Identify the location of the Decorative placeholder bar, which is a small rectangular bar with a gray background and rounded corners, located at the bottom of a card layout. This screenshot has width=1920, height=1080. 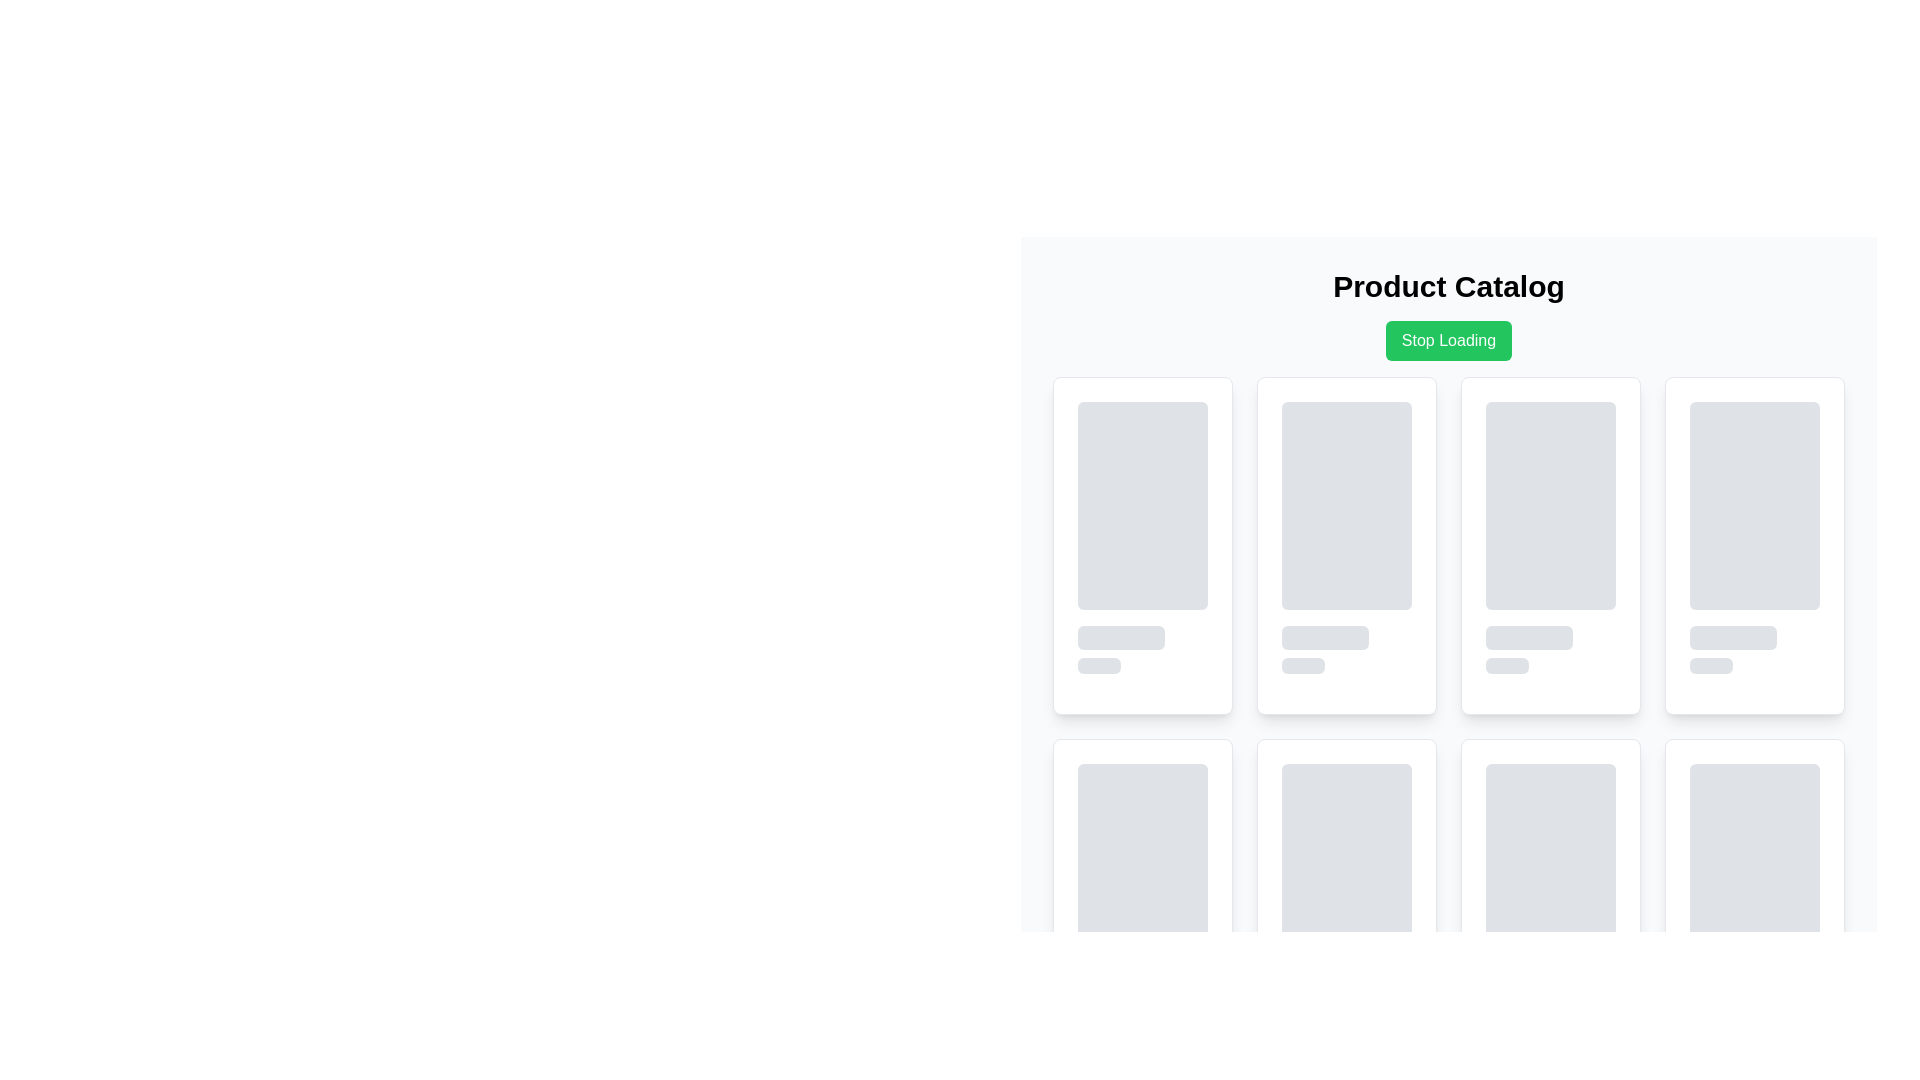
(1303, 666).